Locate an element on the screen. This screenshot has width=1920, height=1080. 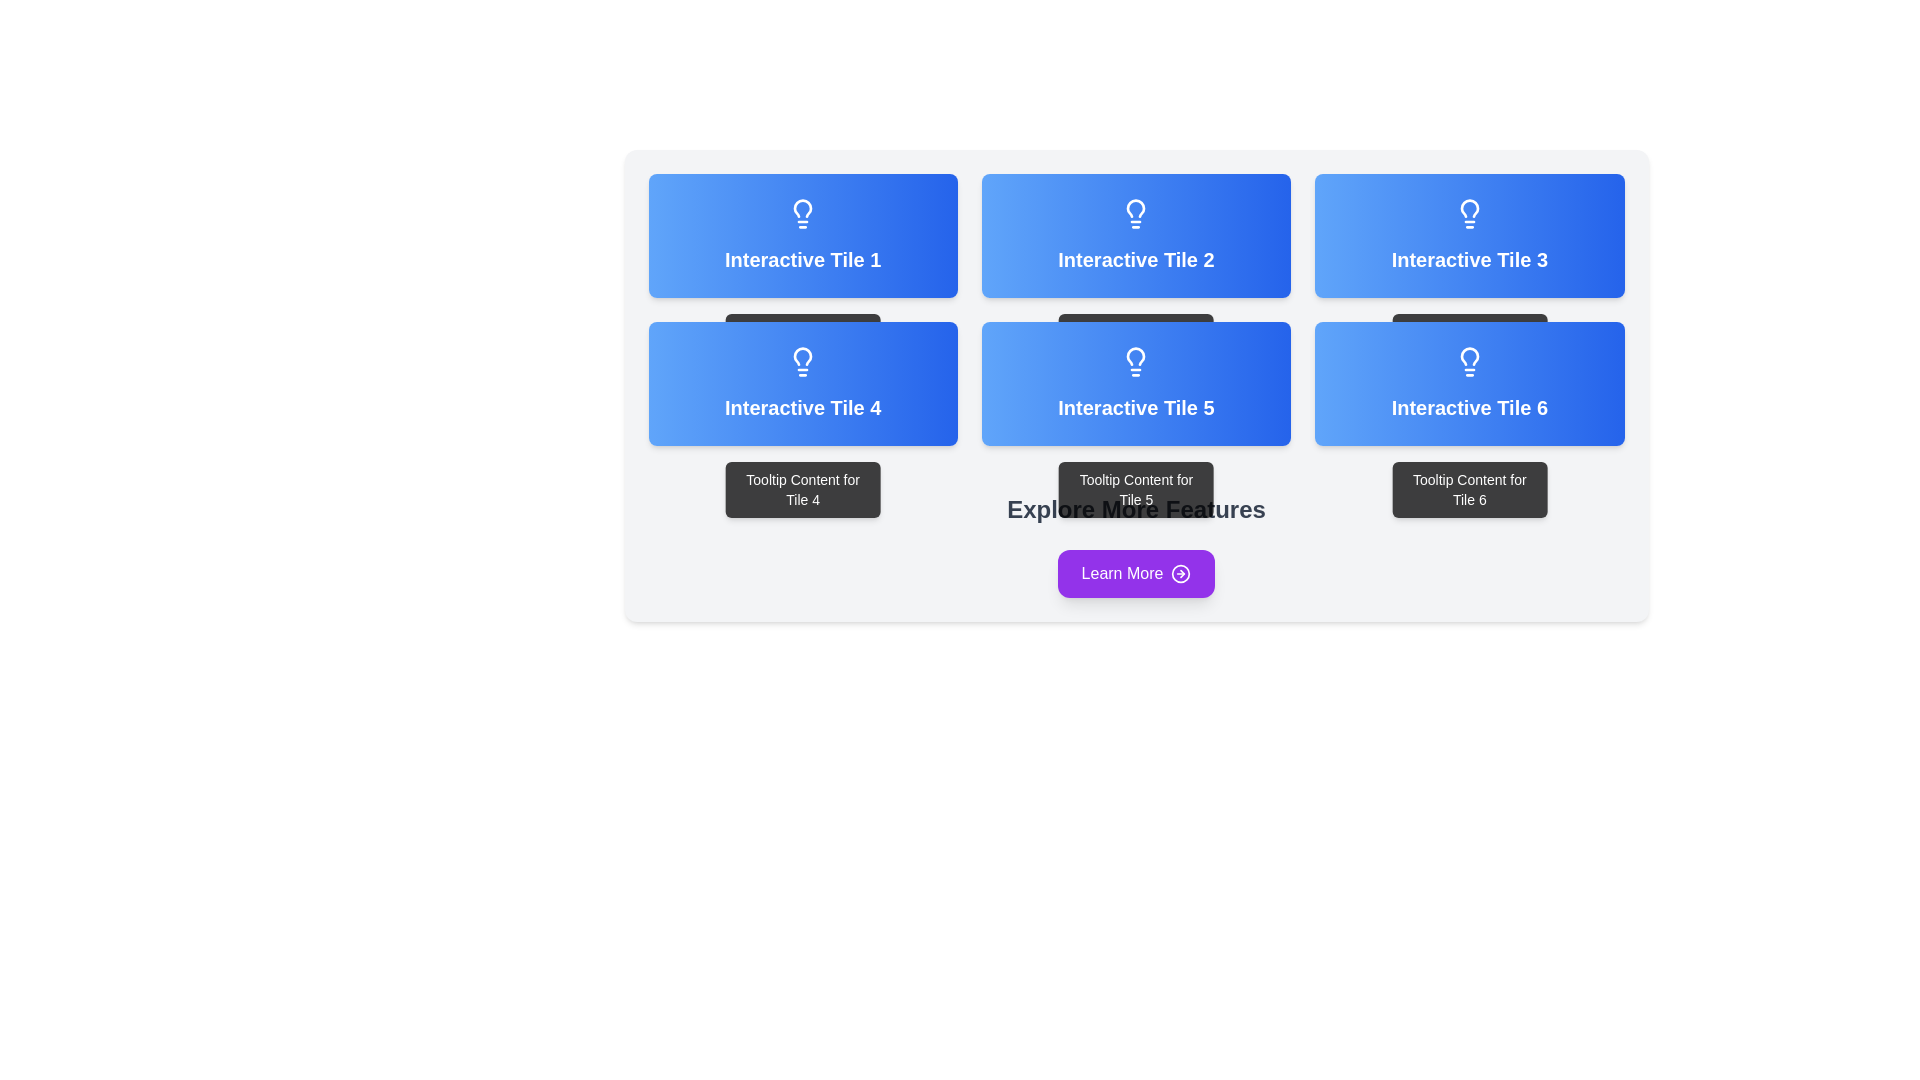
bold text label 'Interactive Tile 2' that is centered in the second tile of the top row, which features a gradient blue background and a lightbulb icon above it is located at coordinates (1136, 258).